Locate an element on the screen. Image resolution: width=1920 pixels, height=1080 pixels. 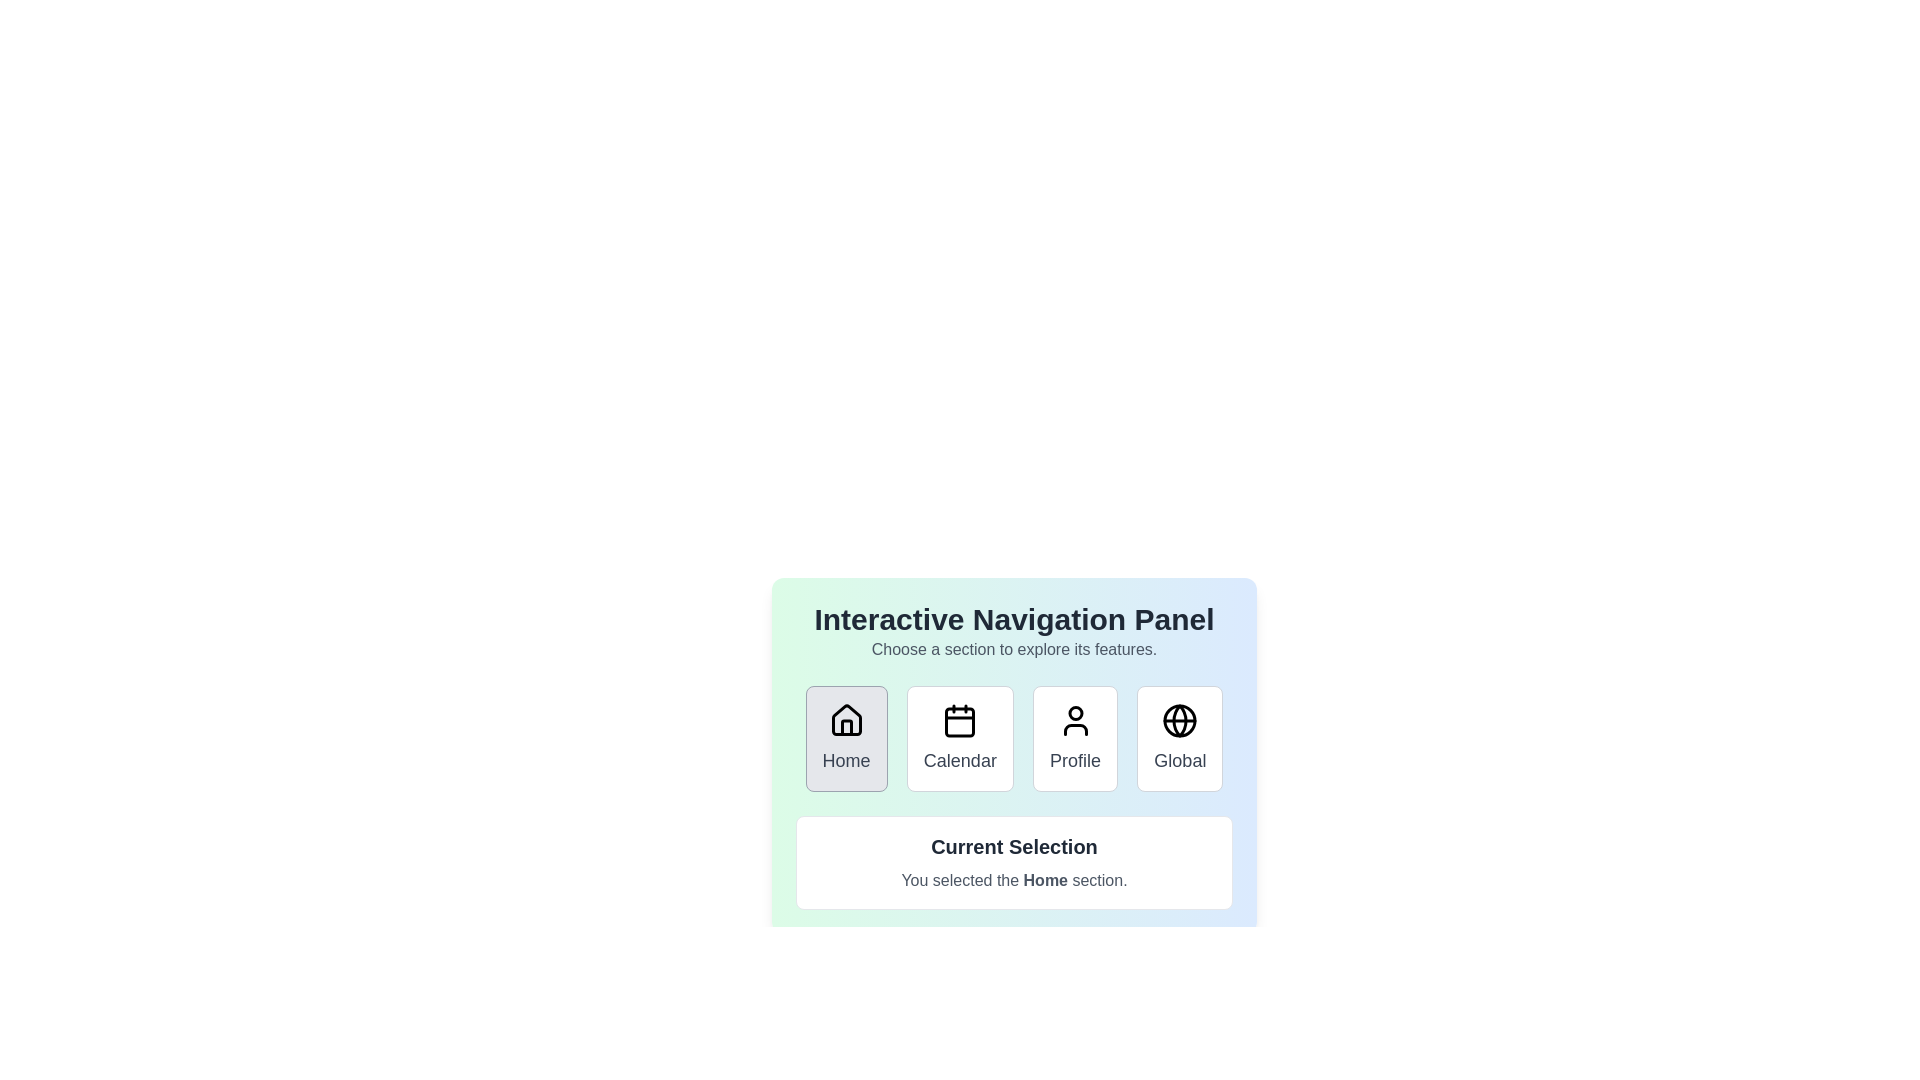
the 'Global' button, which is the rightmost button in a navigation panel, styled with a globe icon and rounded borders is located at coordinates (1180, 739).